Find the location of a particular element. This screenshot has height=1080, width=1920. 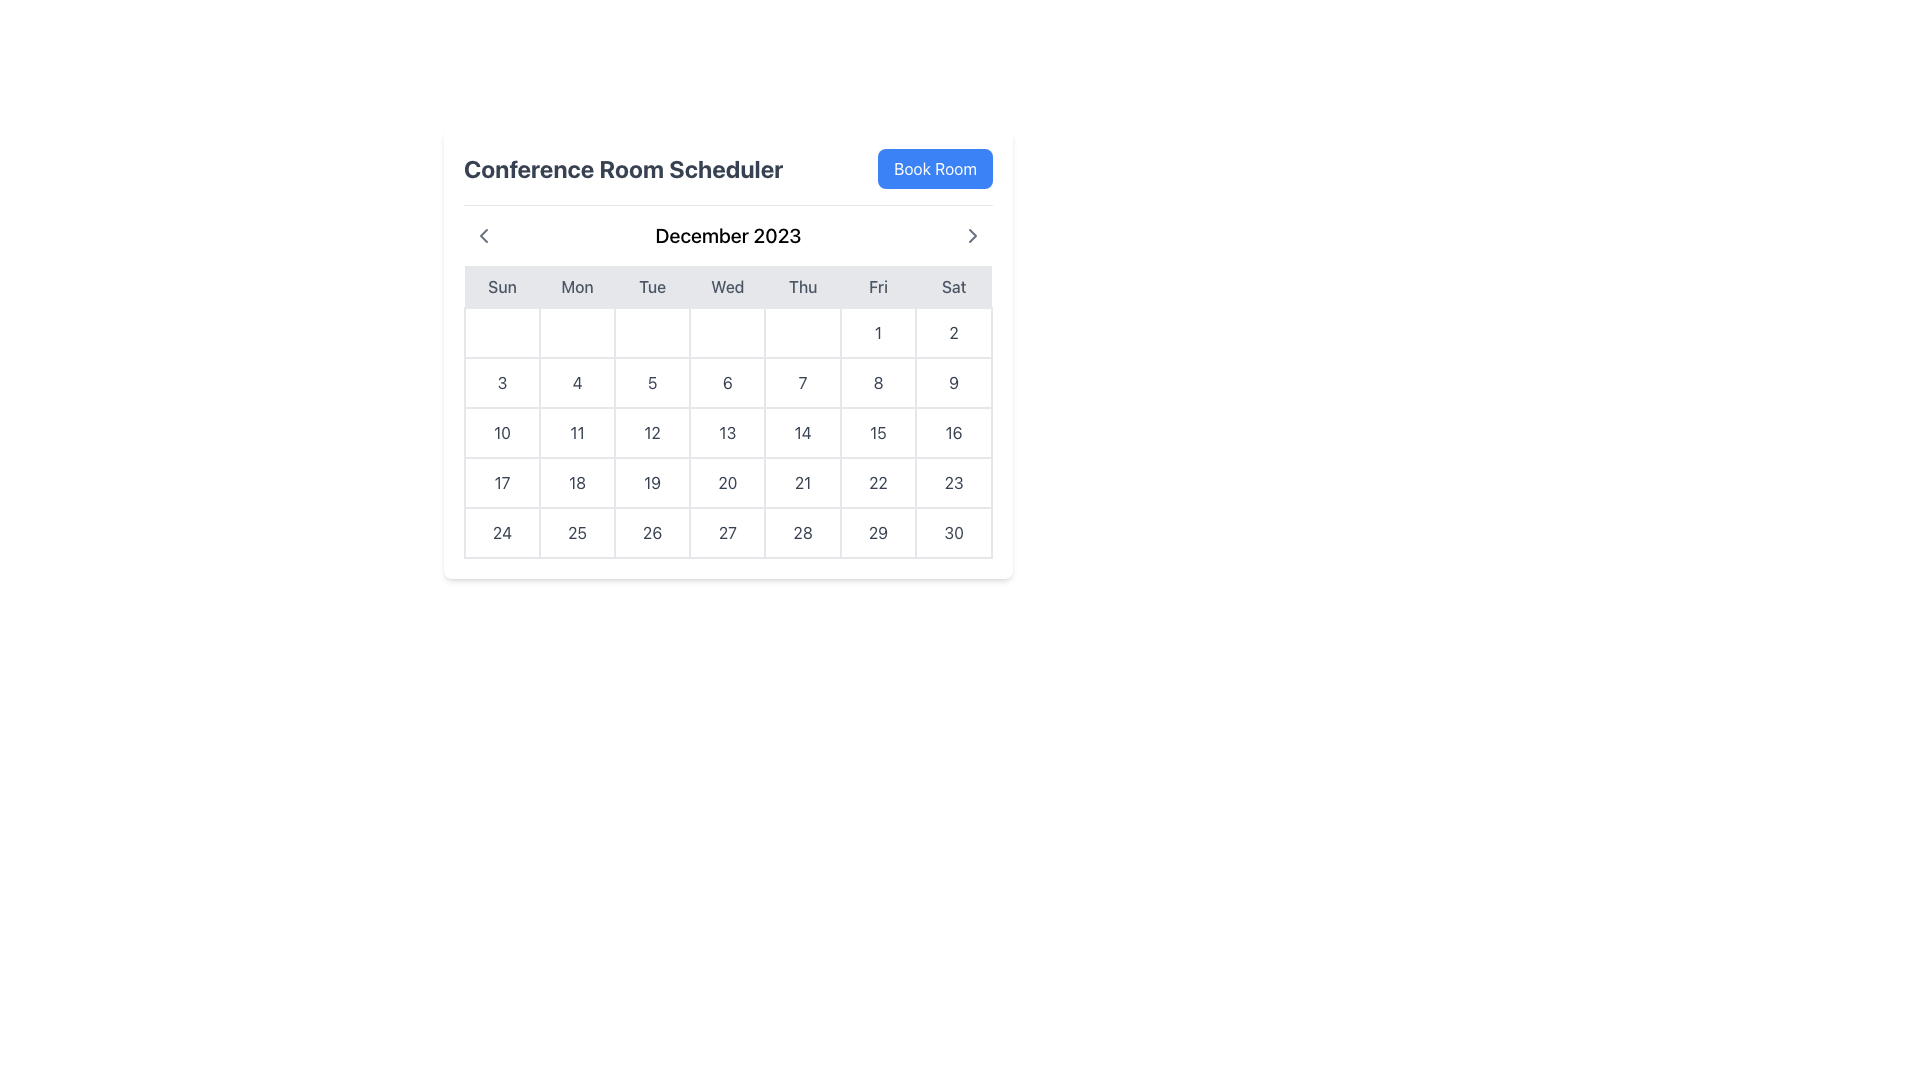

the calendar day cell displaying the number '7' in the Thursday column of the first week for accessibility actions is located at coordinates (803, 382).